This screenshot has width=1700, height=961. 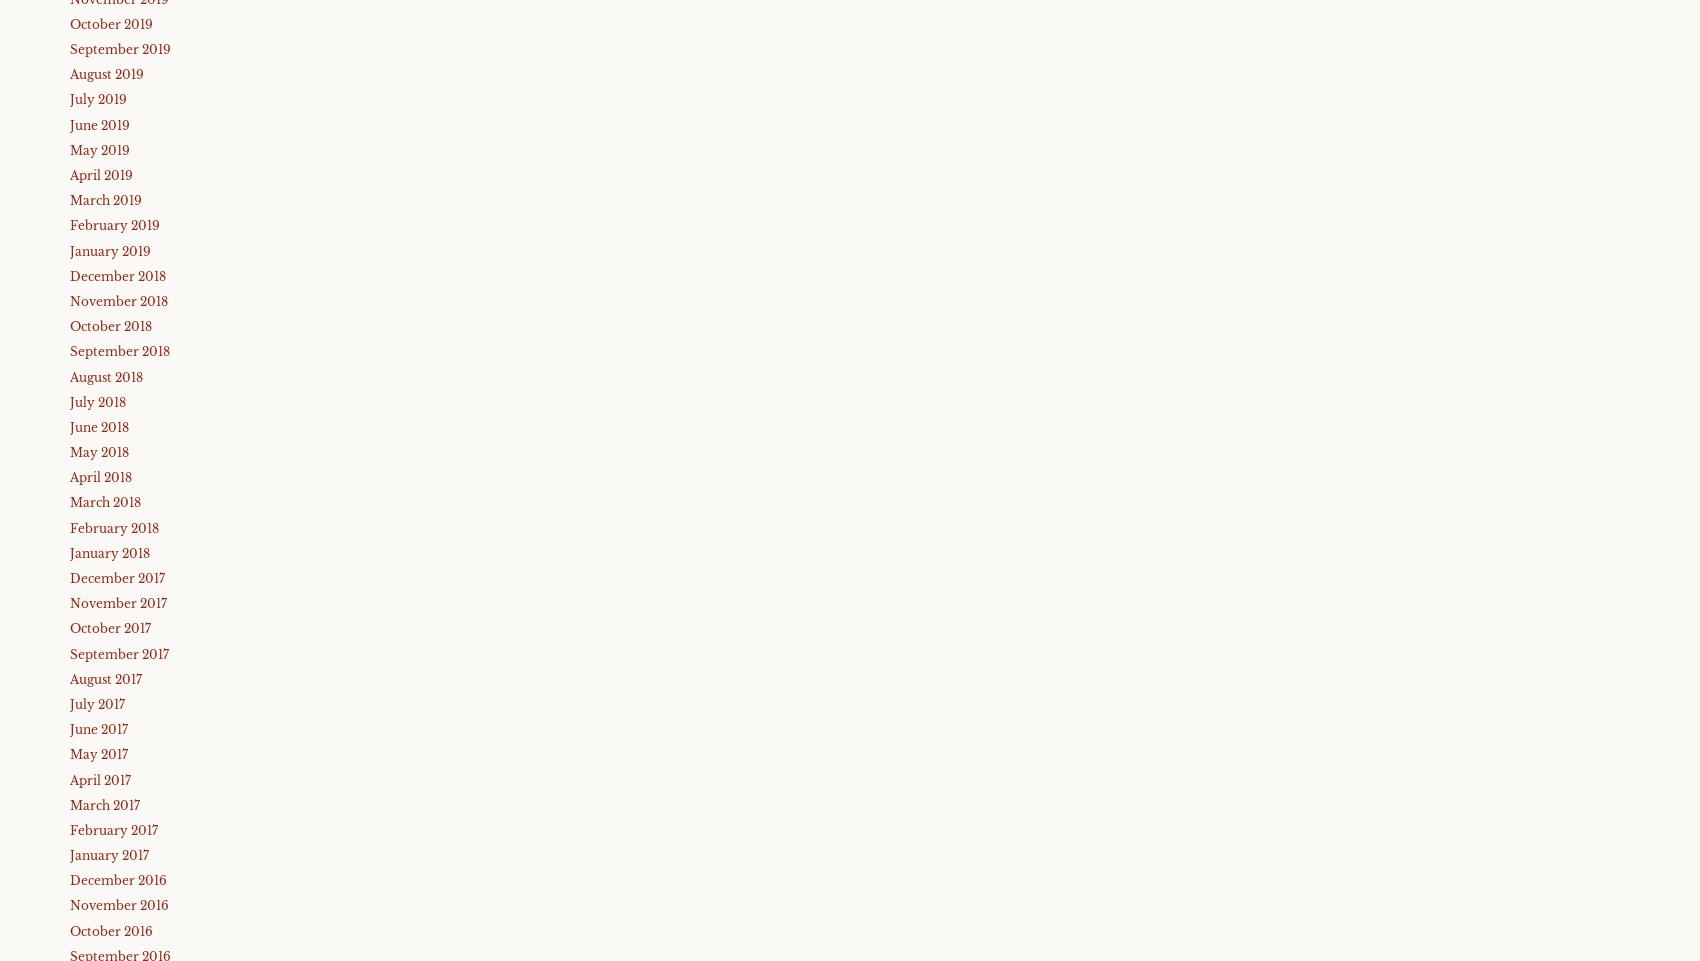 I want to click on 'June 2017', so click(x=98, y=729).